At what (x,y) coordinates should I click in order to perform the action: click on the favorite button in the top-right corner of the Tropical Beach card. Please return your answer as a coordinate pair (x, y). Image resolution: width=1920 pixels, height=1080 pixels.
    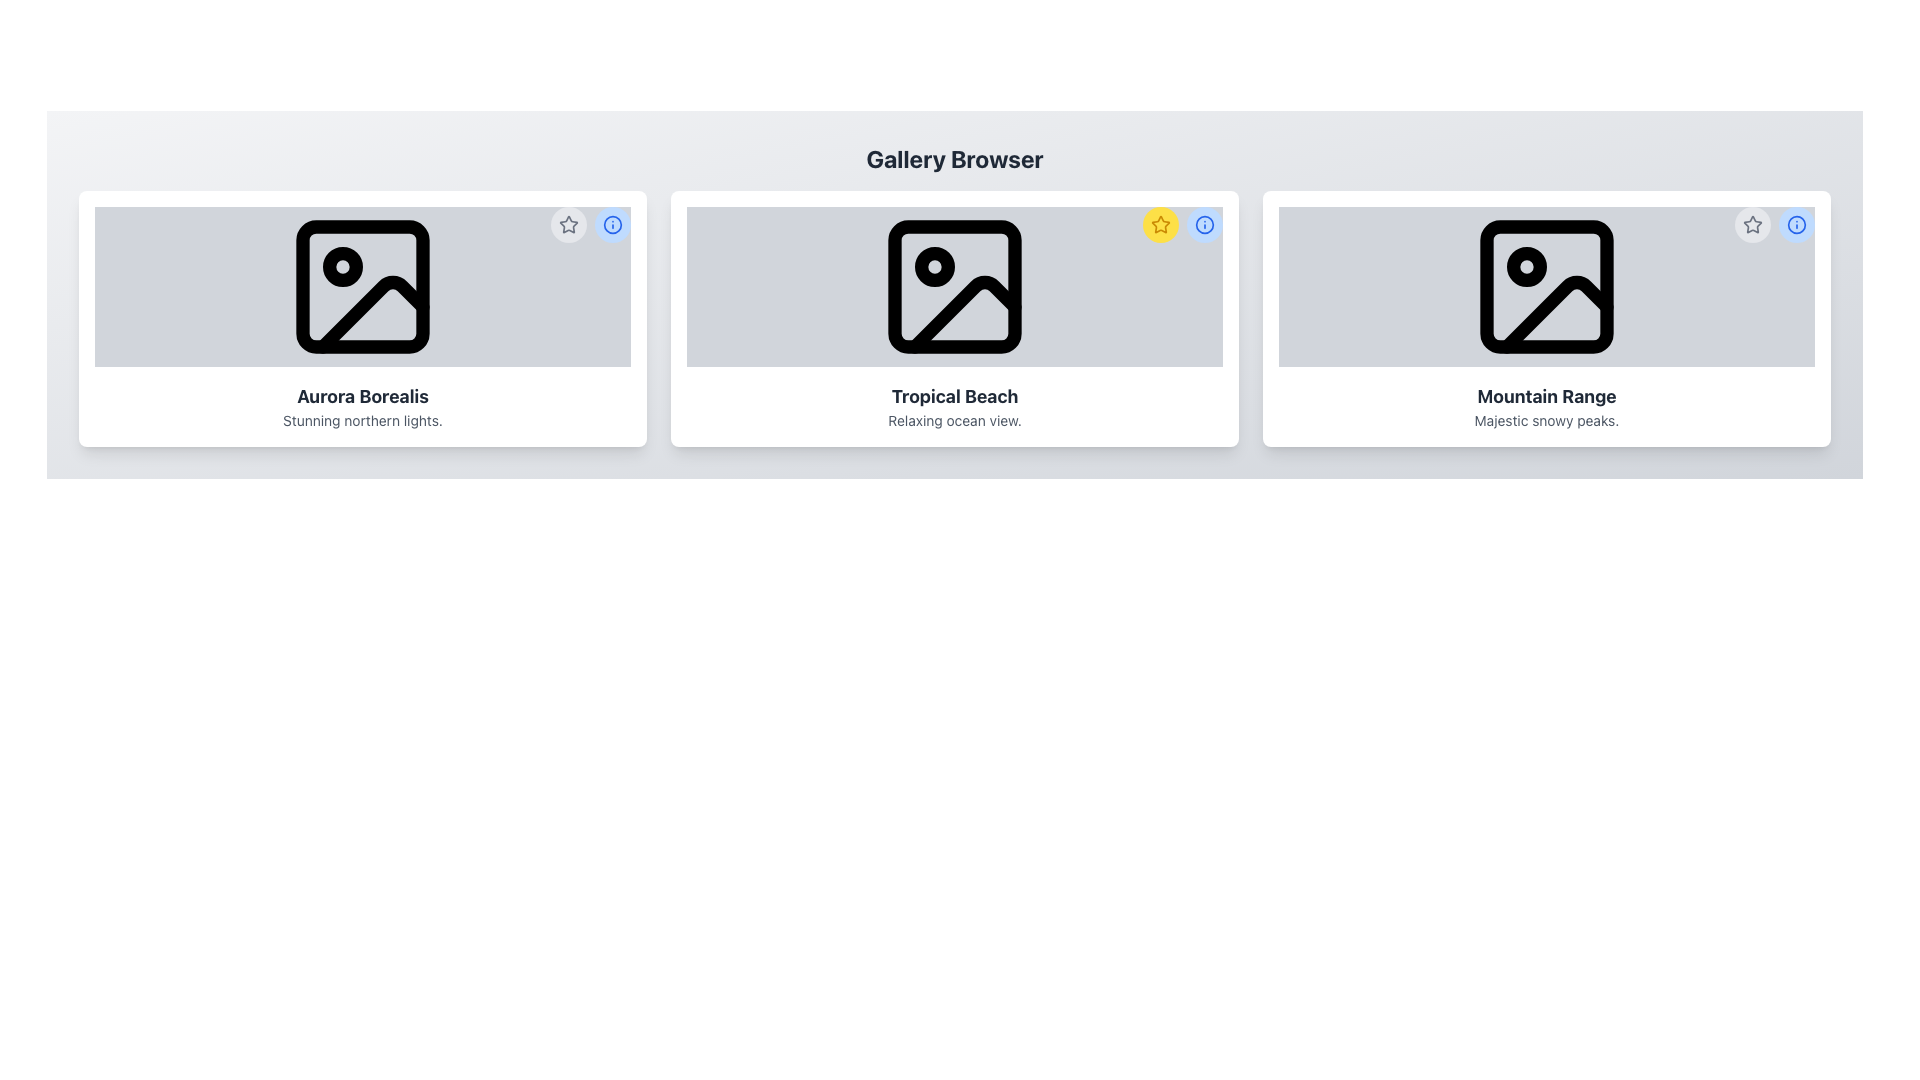
    Looking at the image, I should click on (1161, 224).